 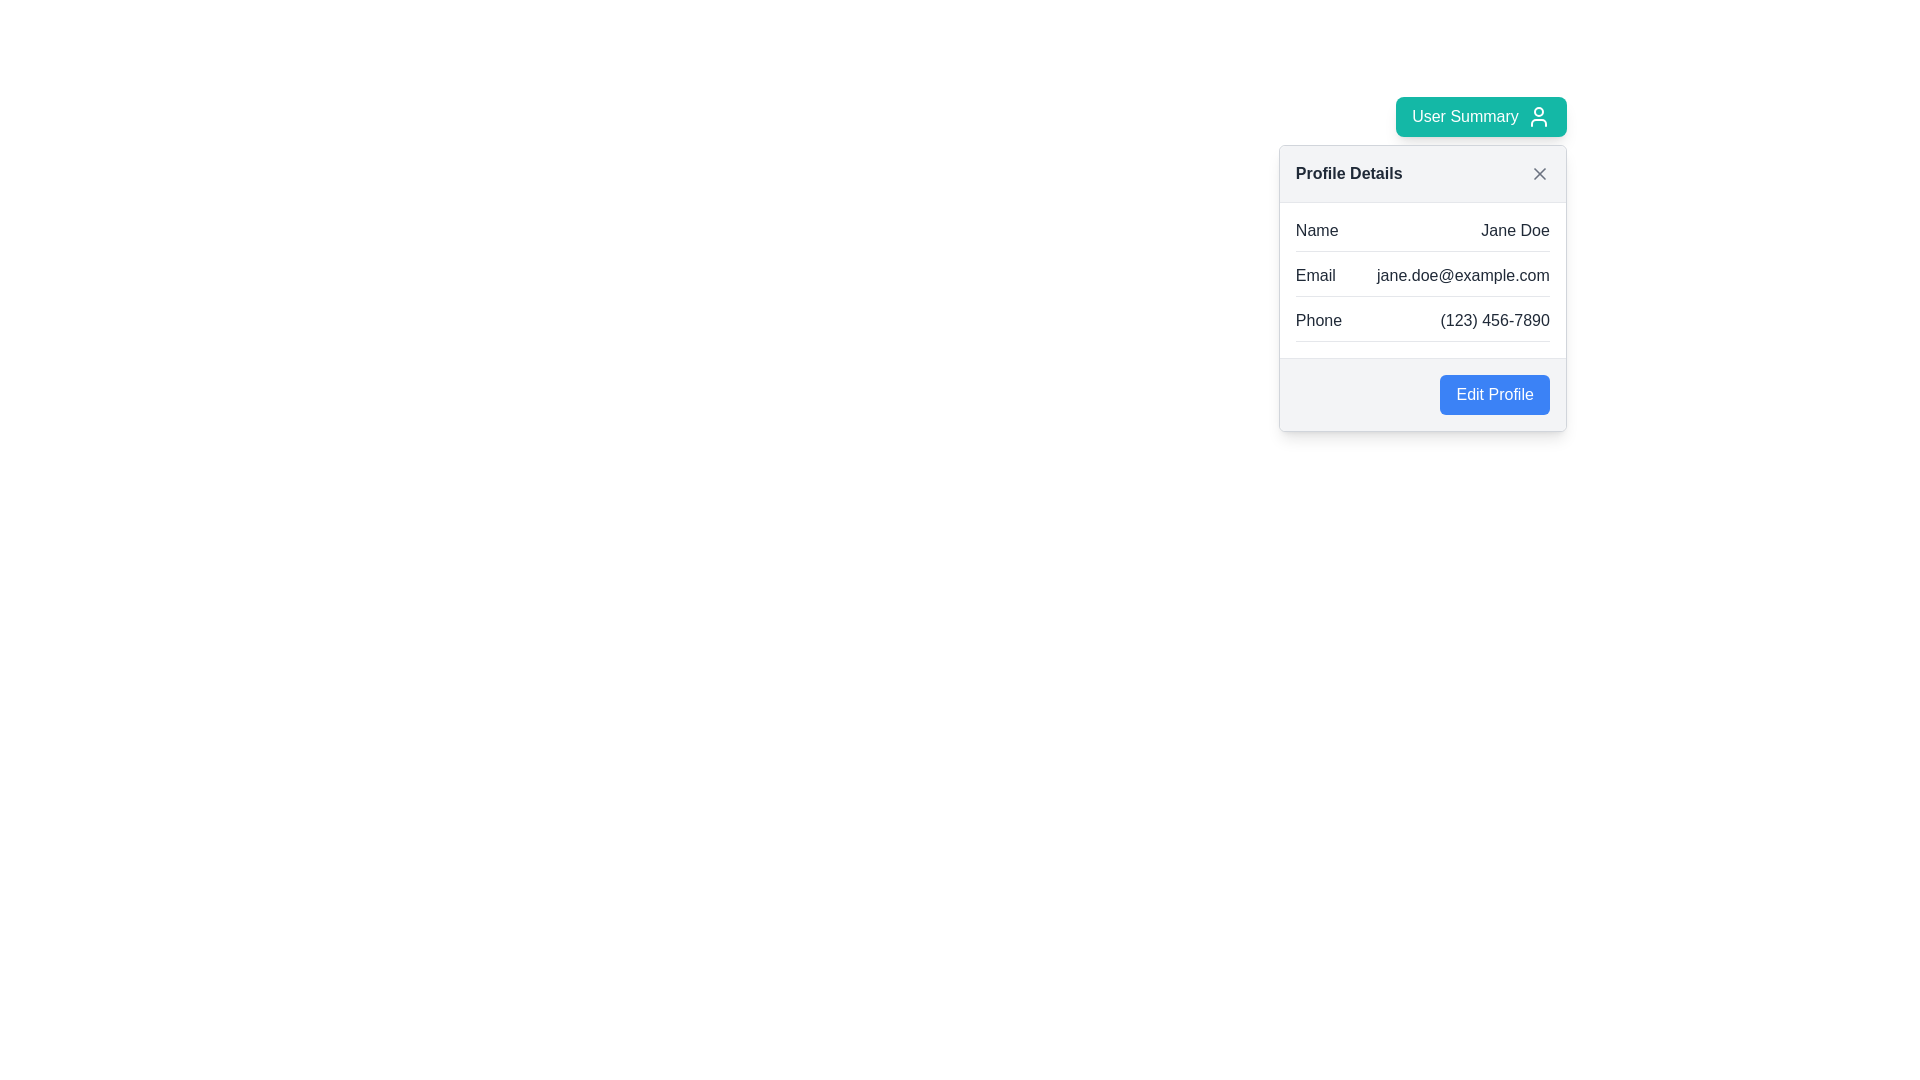 What do you see at coordinates (1481, 116) in the screenshot?
I see `the button that toggles user summary information, which is positioned at the top of the panel above the 'Profile Details' section` at bounding box center [1481, 116].